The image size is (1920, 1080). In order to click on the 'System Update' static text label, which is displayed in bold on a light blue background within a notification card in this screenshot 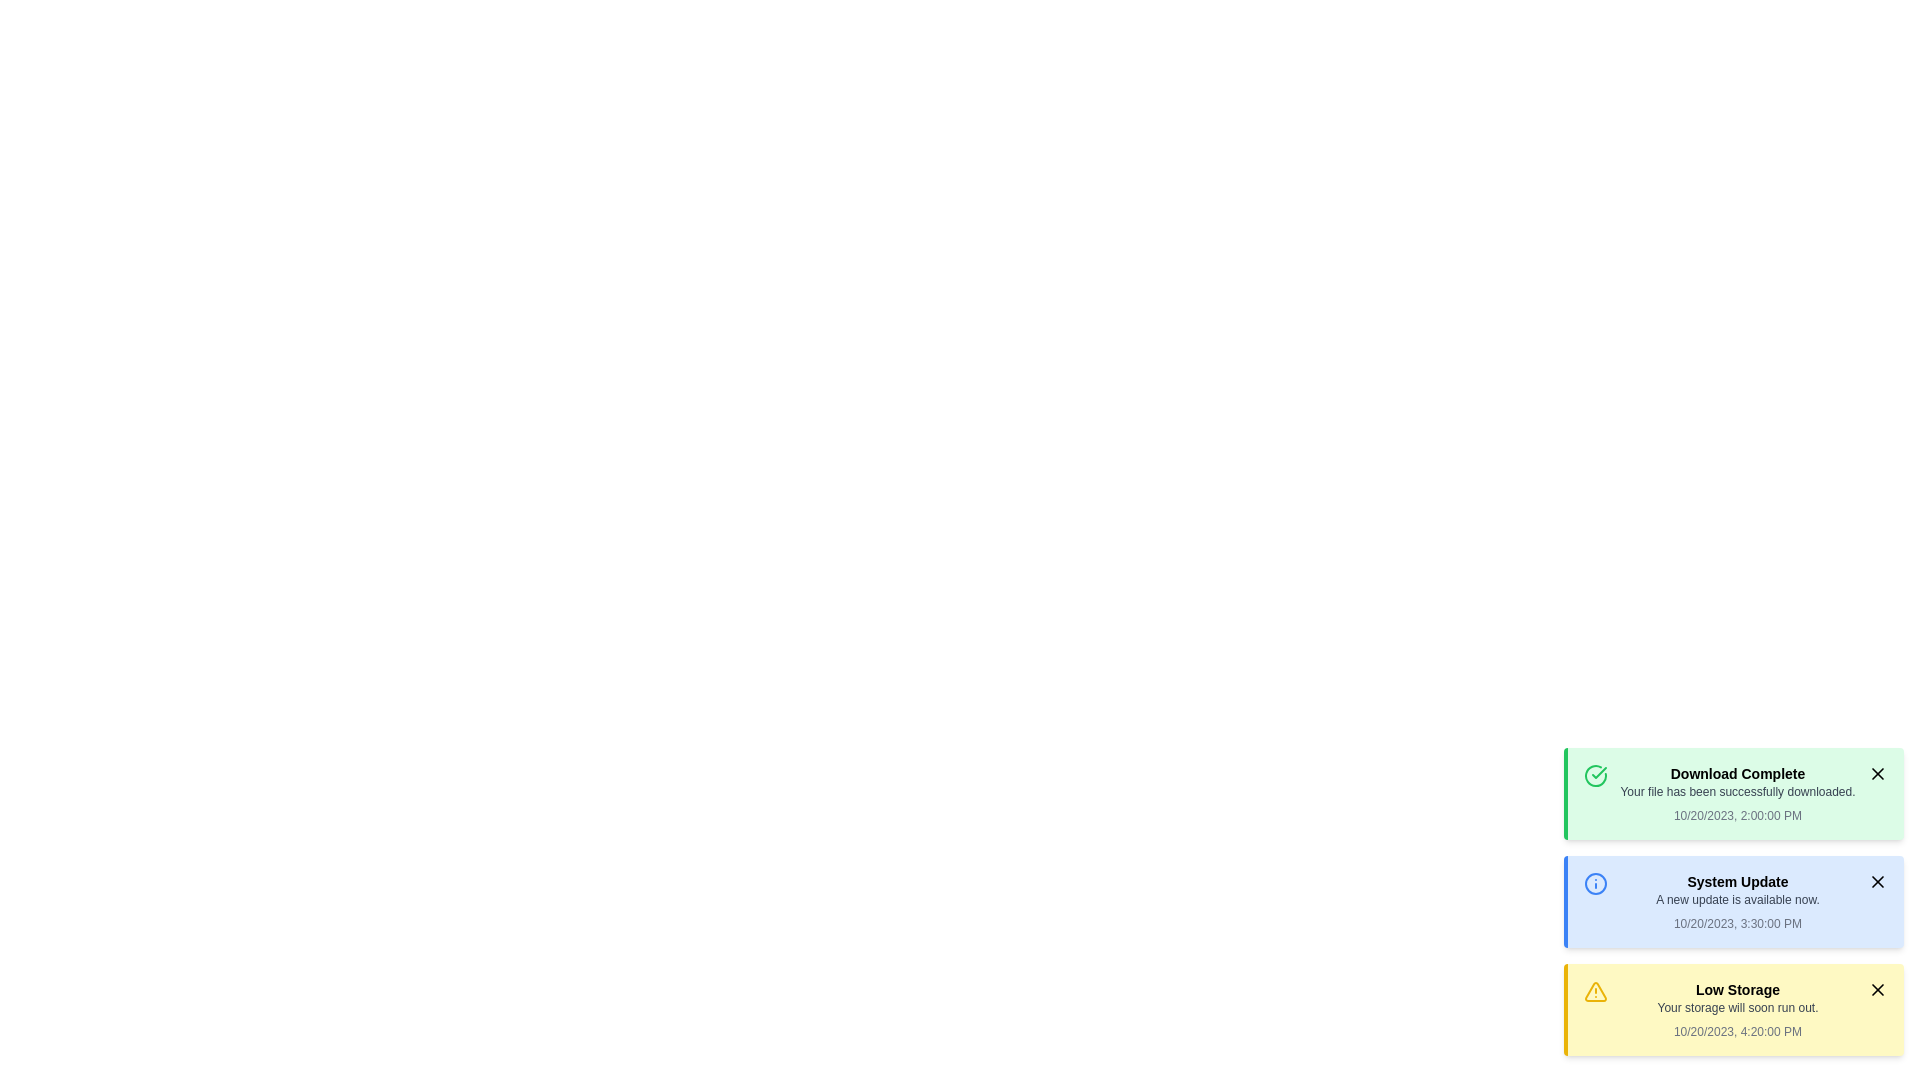, I will do `click(1736, 881)`.